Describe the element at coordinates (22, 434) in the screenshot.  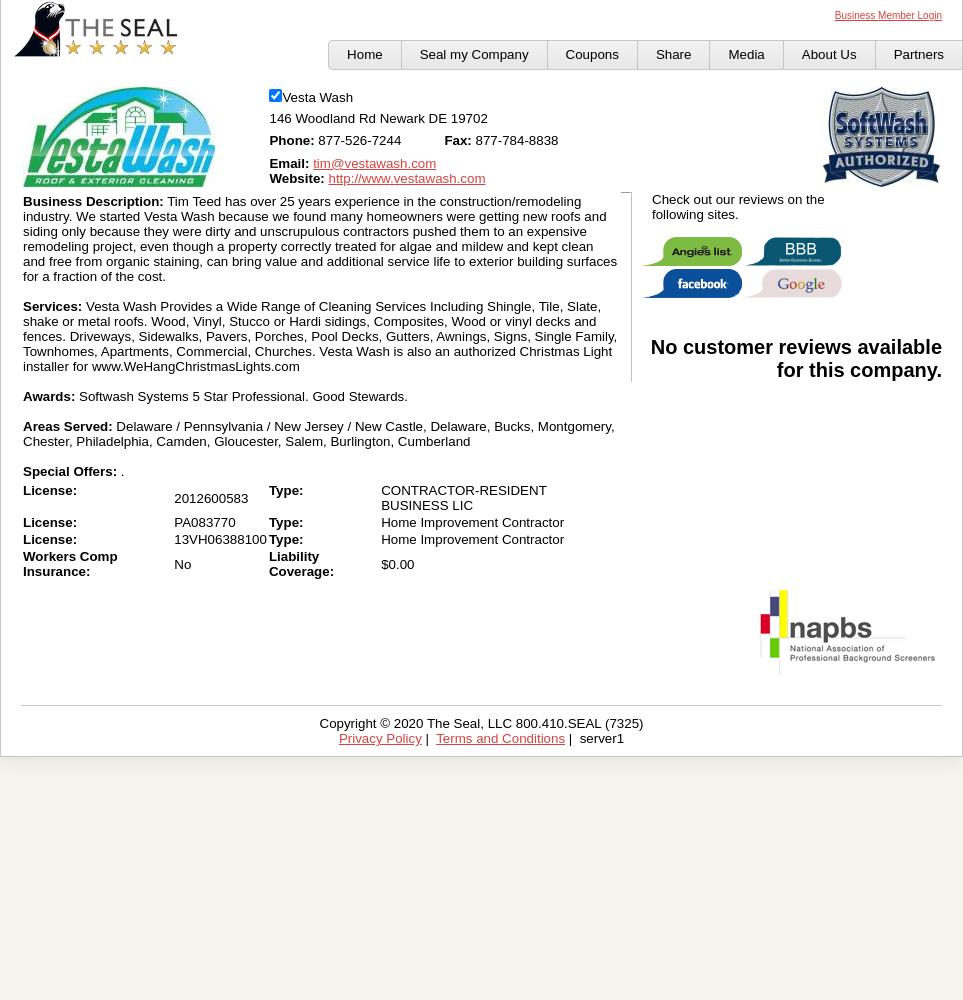
I see `'Delaware / Pennsylvania / New Jersey / New Castle, Delaware, Bucks, Montgomery, Chester, Philadelphia, Camden, Gloucester, Salem, Burlington, Cumberland'` at that location.